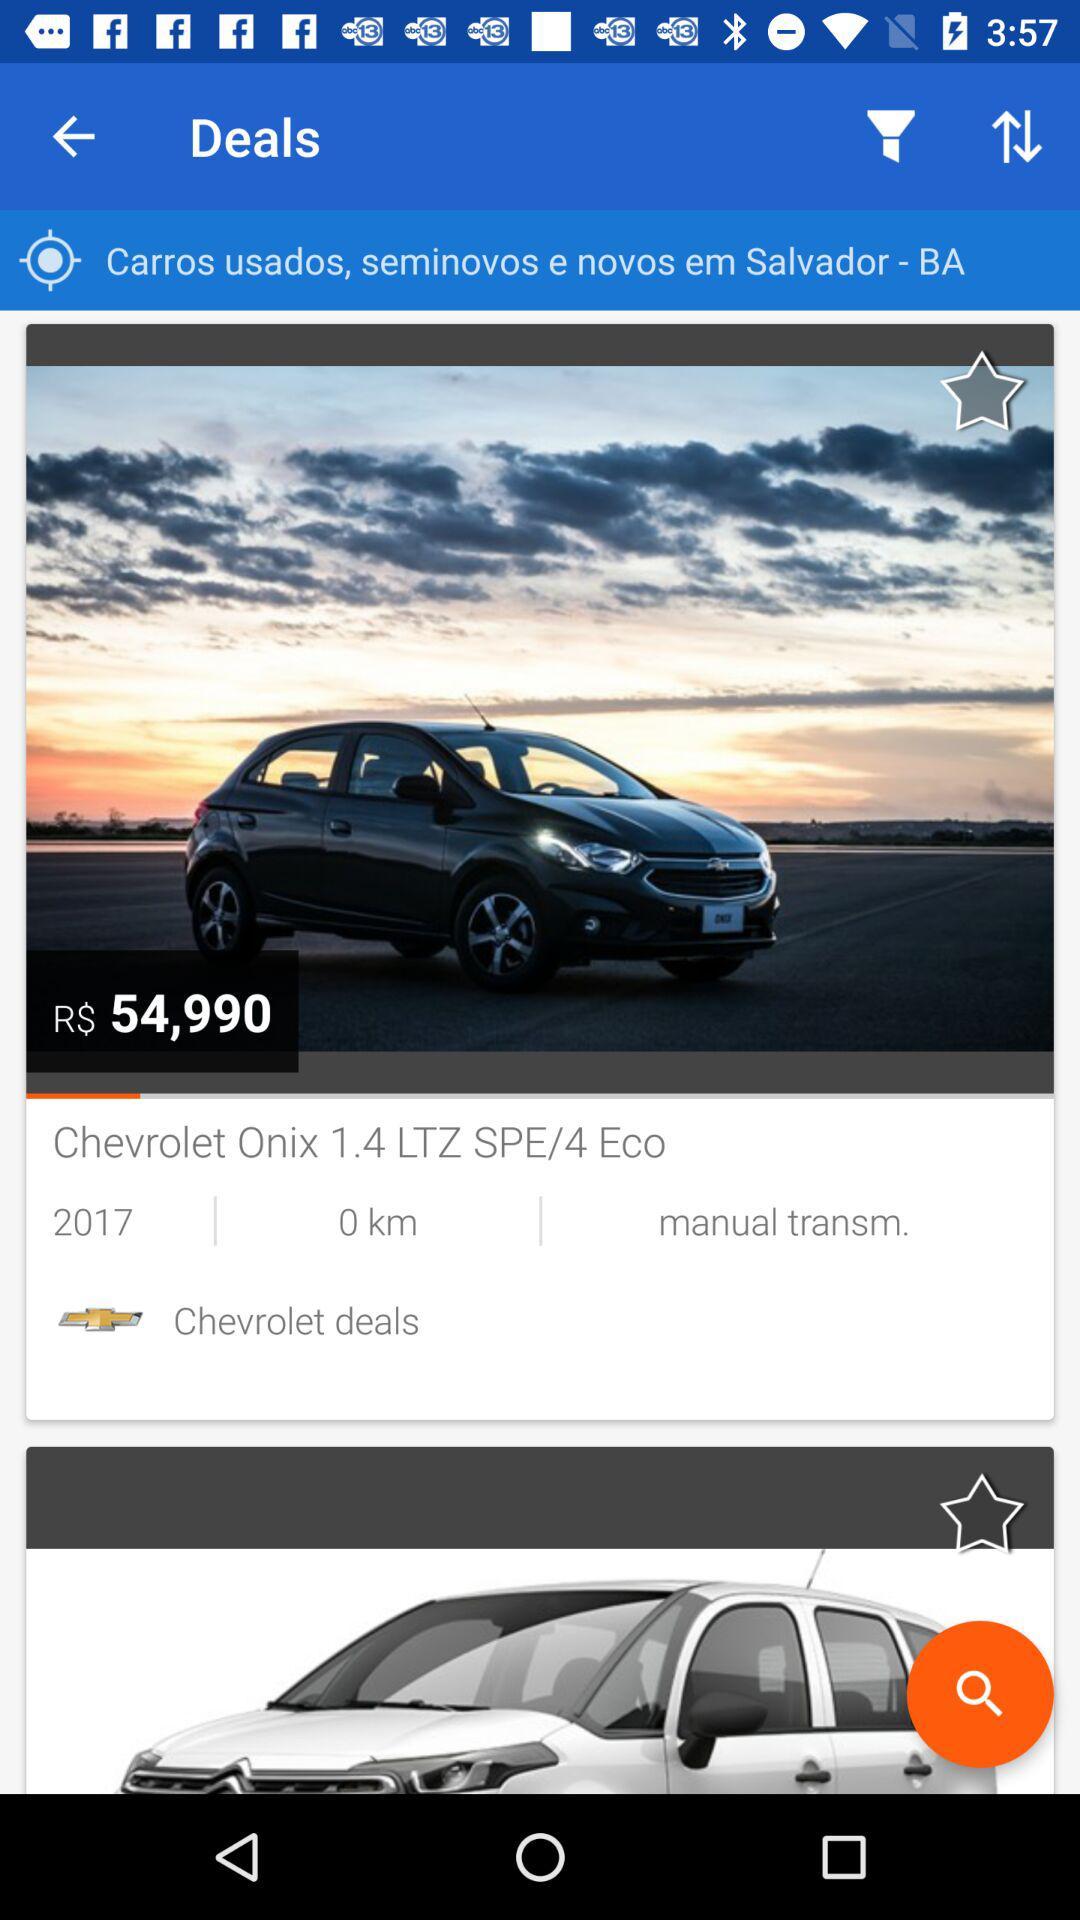  Describe the element at coordinates (982, 390) in the screenshot. I see `set favorite` at that location.